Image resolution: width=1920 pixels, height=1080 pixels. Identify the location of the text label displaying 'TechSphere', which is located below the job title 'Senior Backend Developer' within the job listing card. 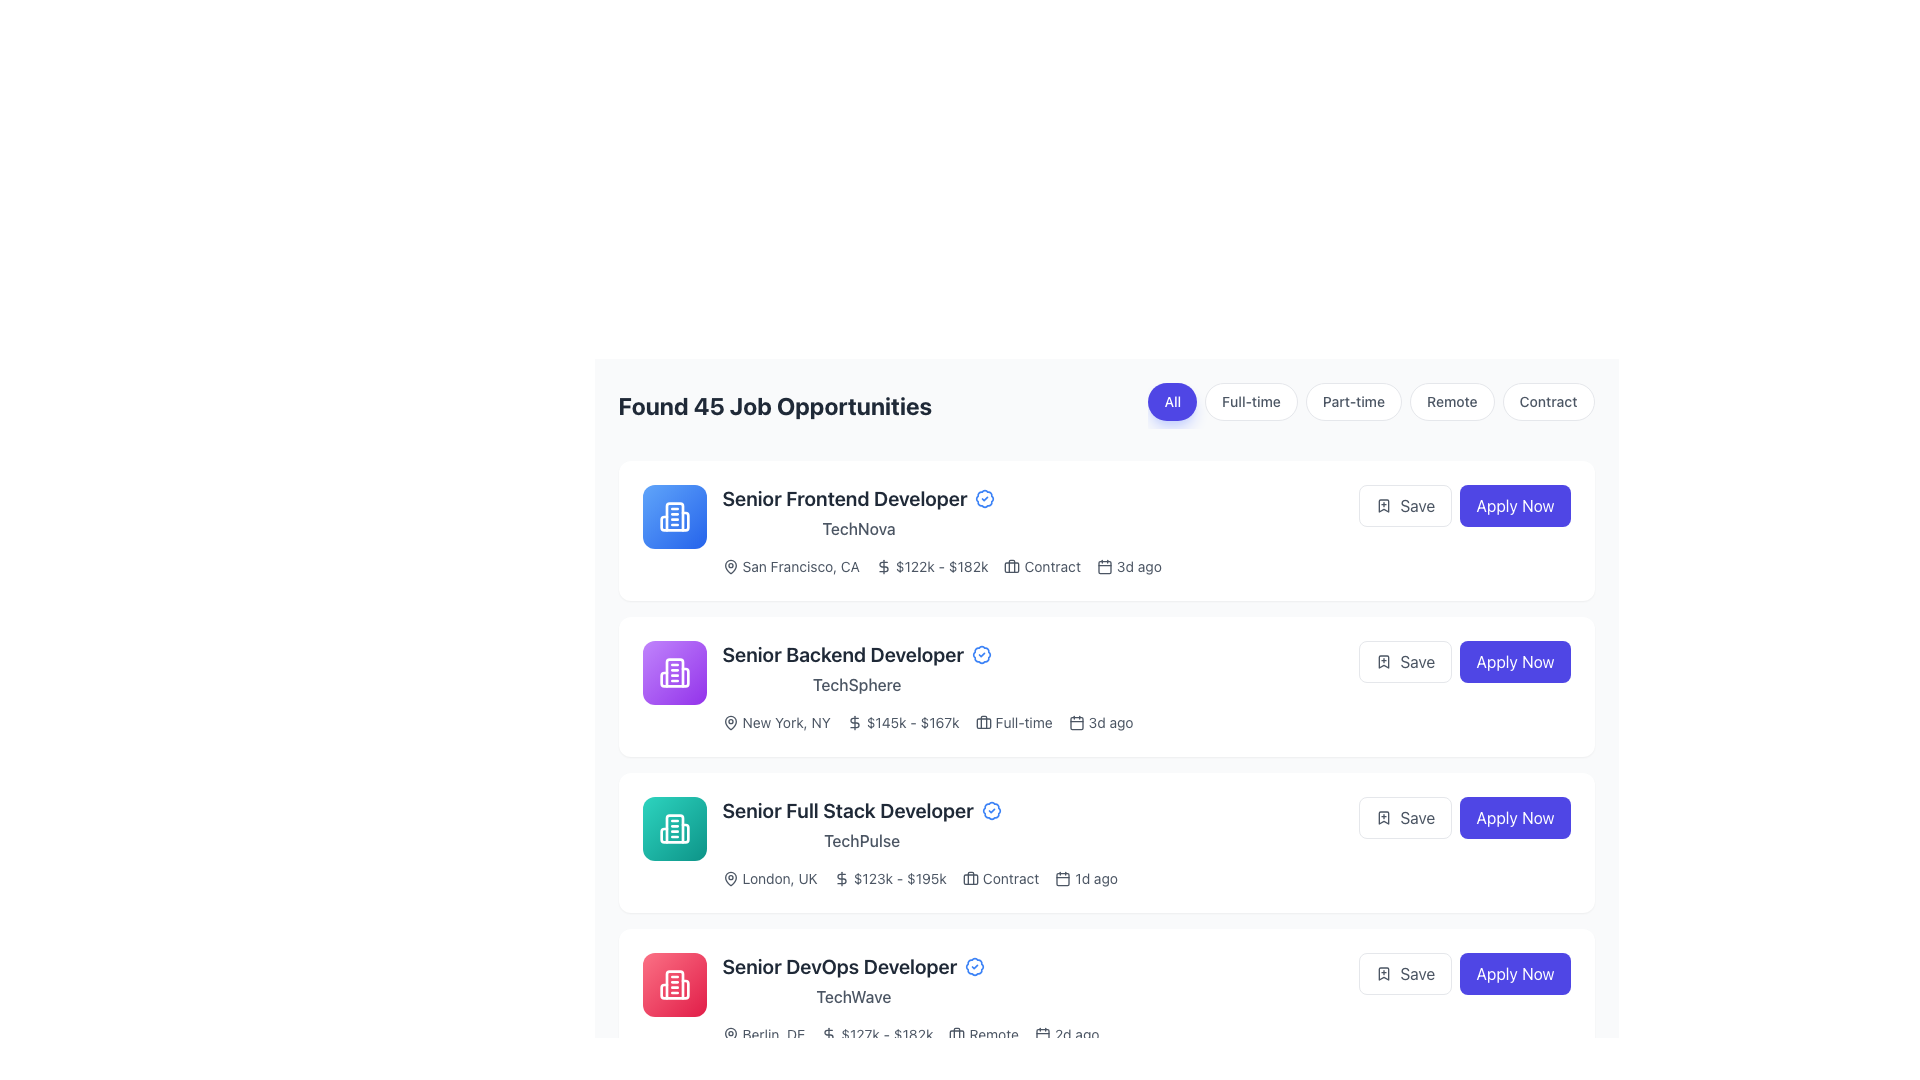
(857, 684).